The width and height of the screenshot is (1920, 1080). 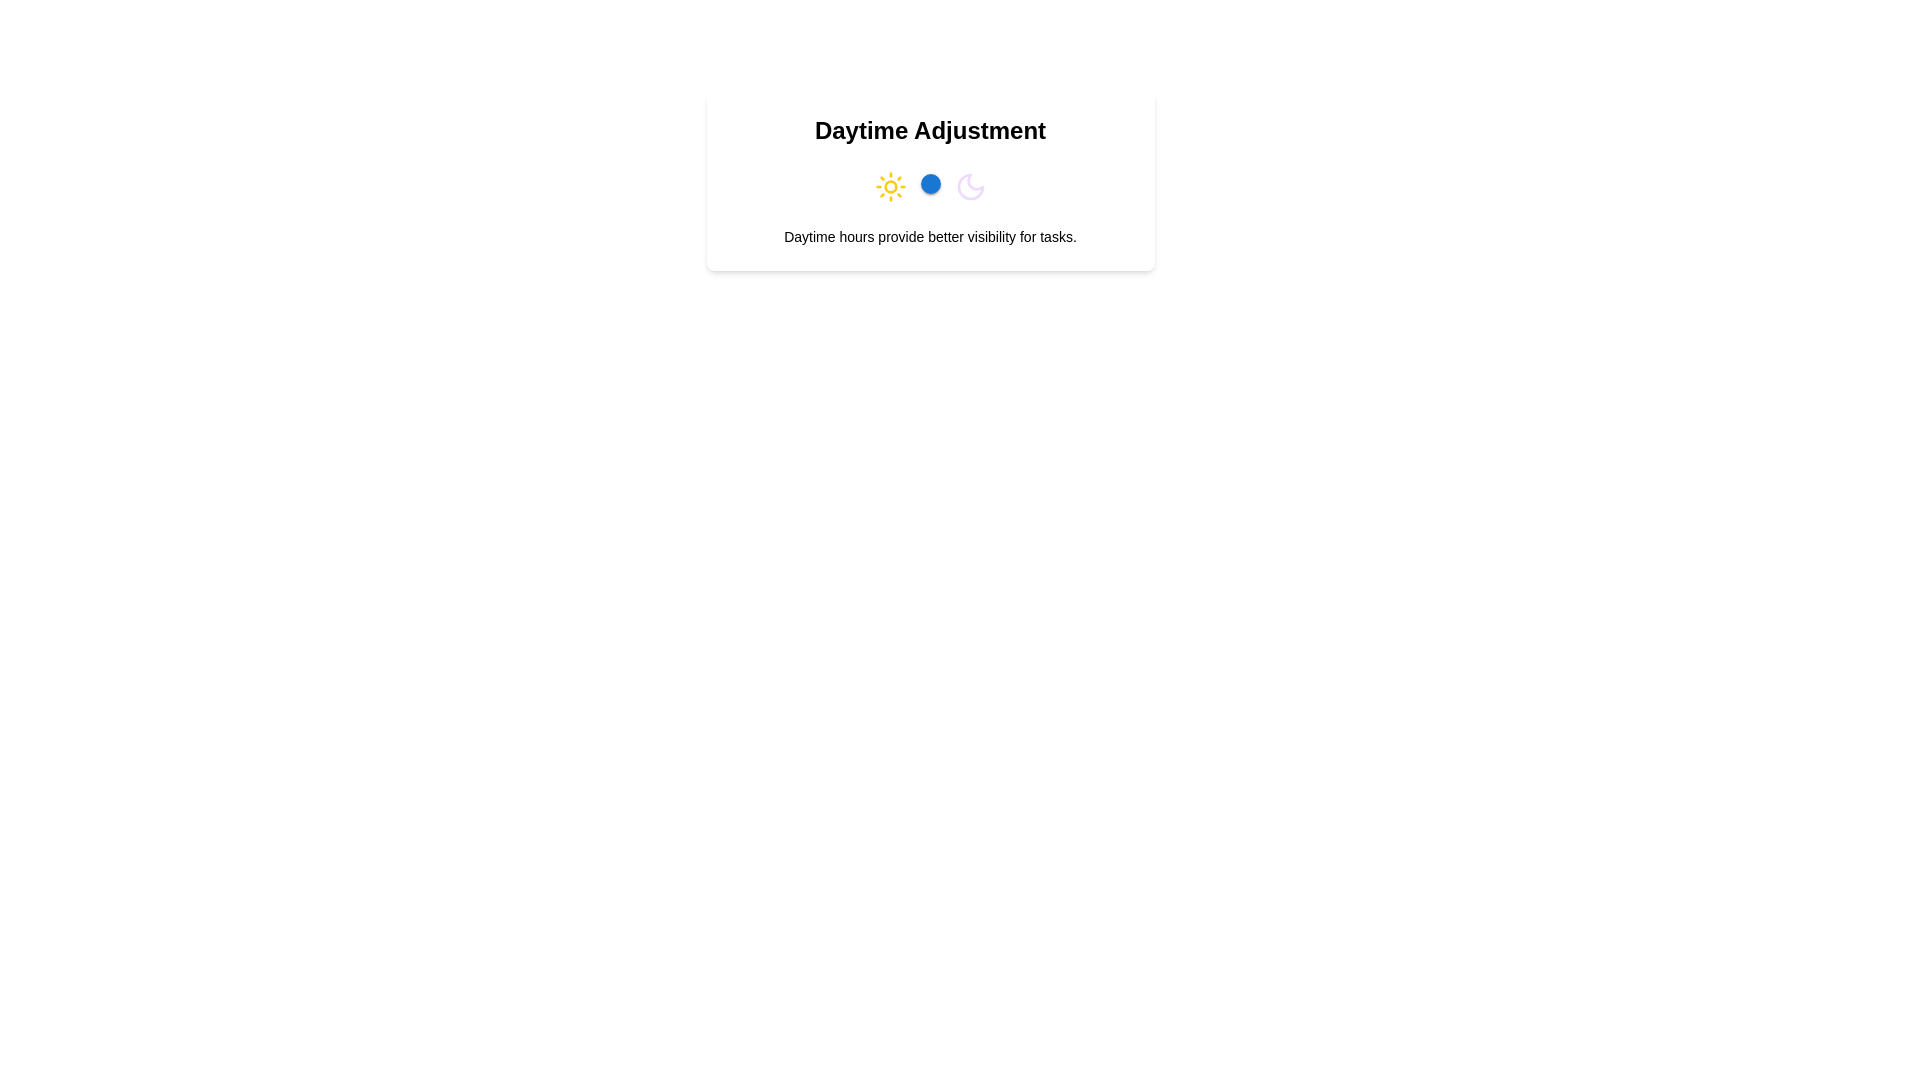 I want to click on the static text label that provides an informative note about the advantages of daytime for visibility tasks, located beneath the 'Daytime Adjustment' heading and day-night cycle icons, so click(x=929, y=235).